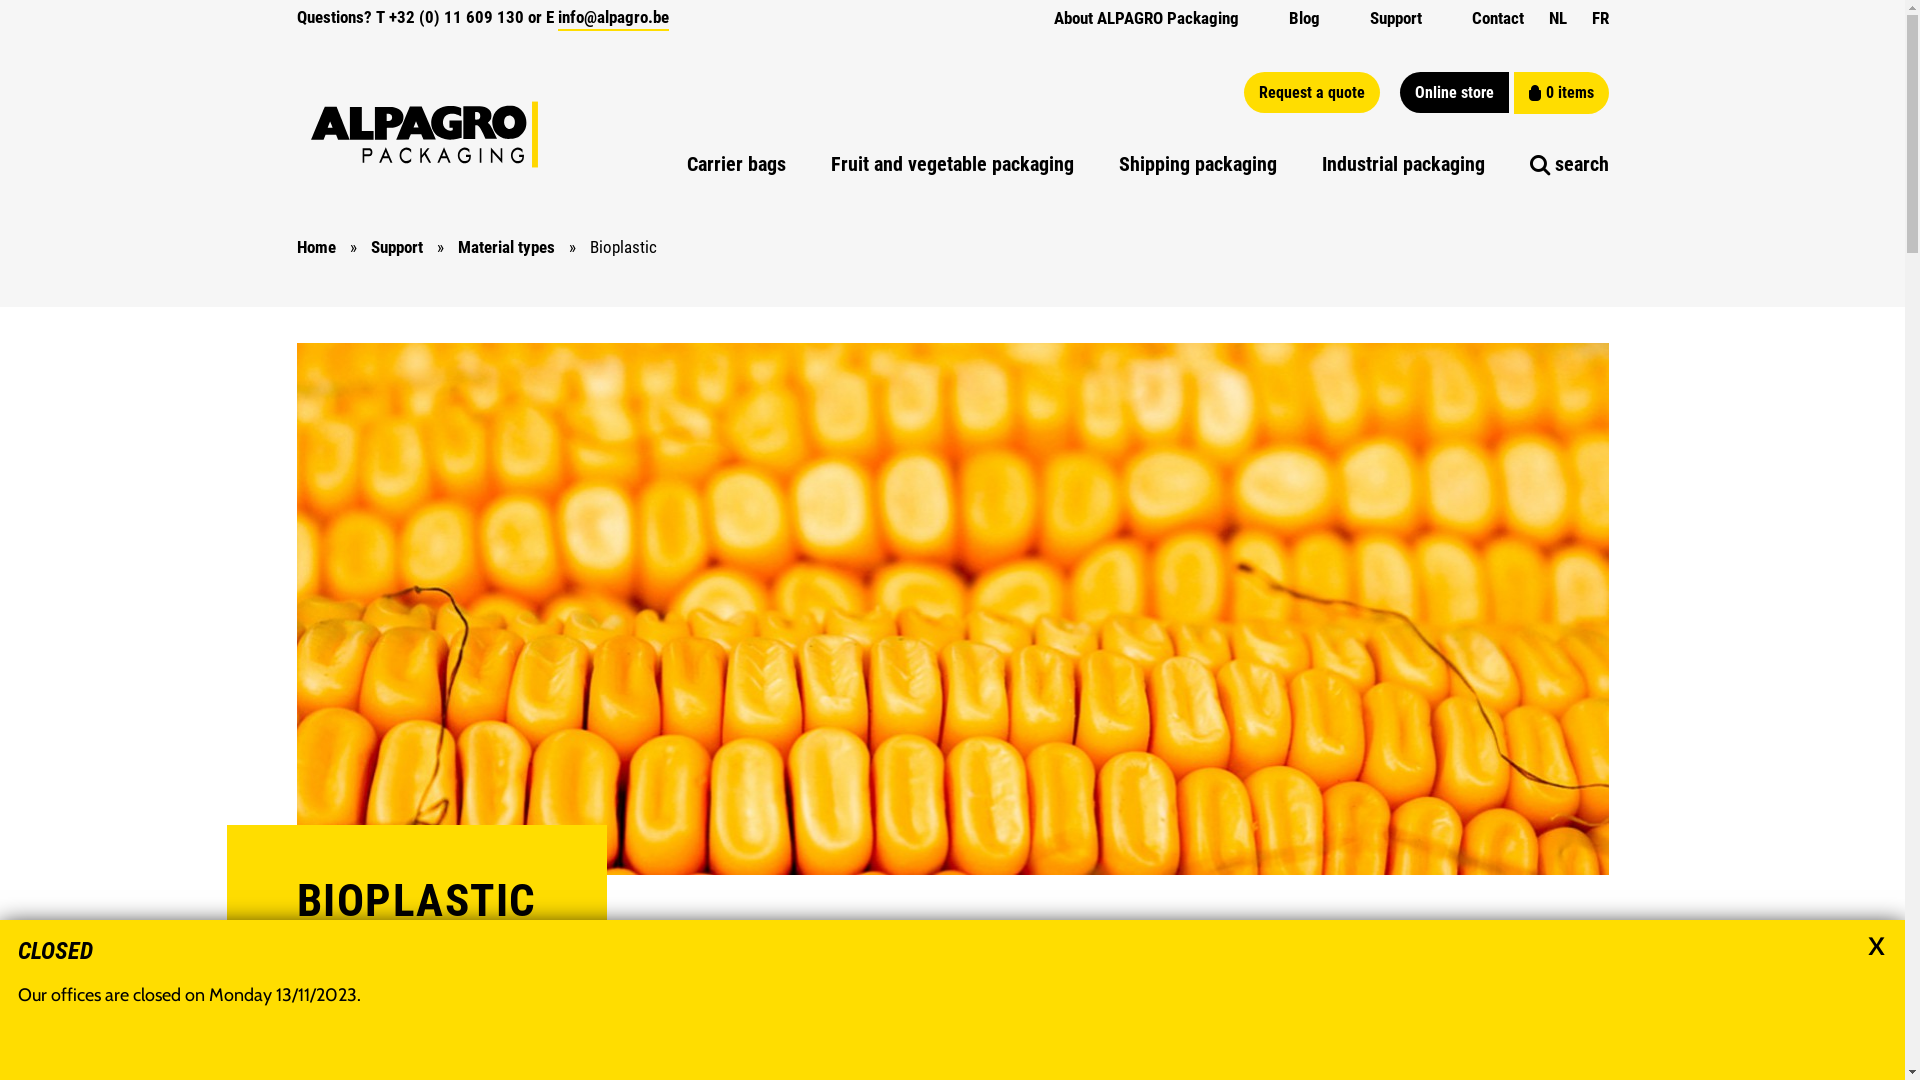  What do you see at coordinates (612, 18) in the screenshot?
I see `'info@alpagro.be'` at bounding box center [612, 18].